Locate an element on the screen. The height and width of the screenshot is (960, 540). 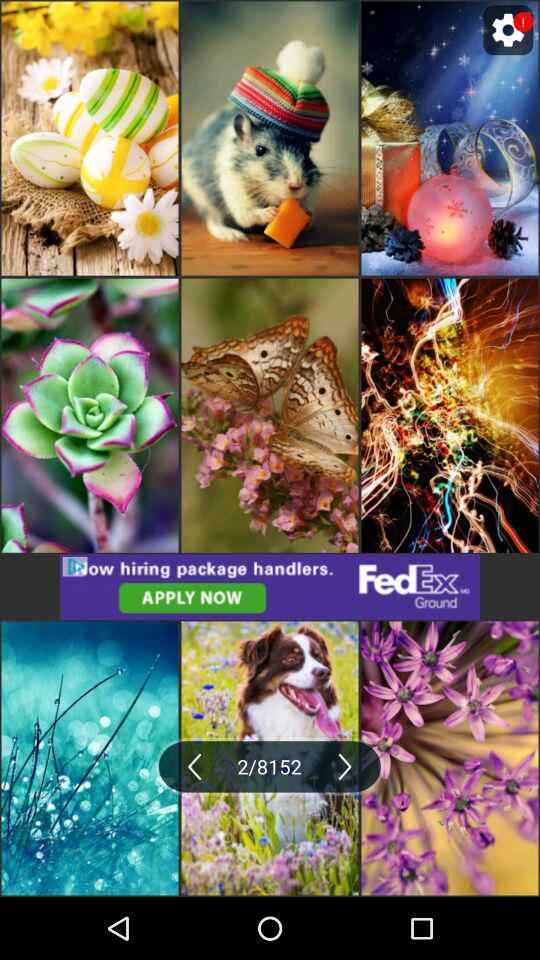
click the advertisement in middle is located at coordinates (270, 587).